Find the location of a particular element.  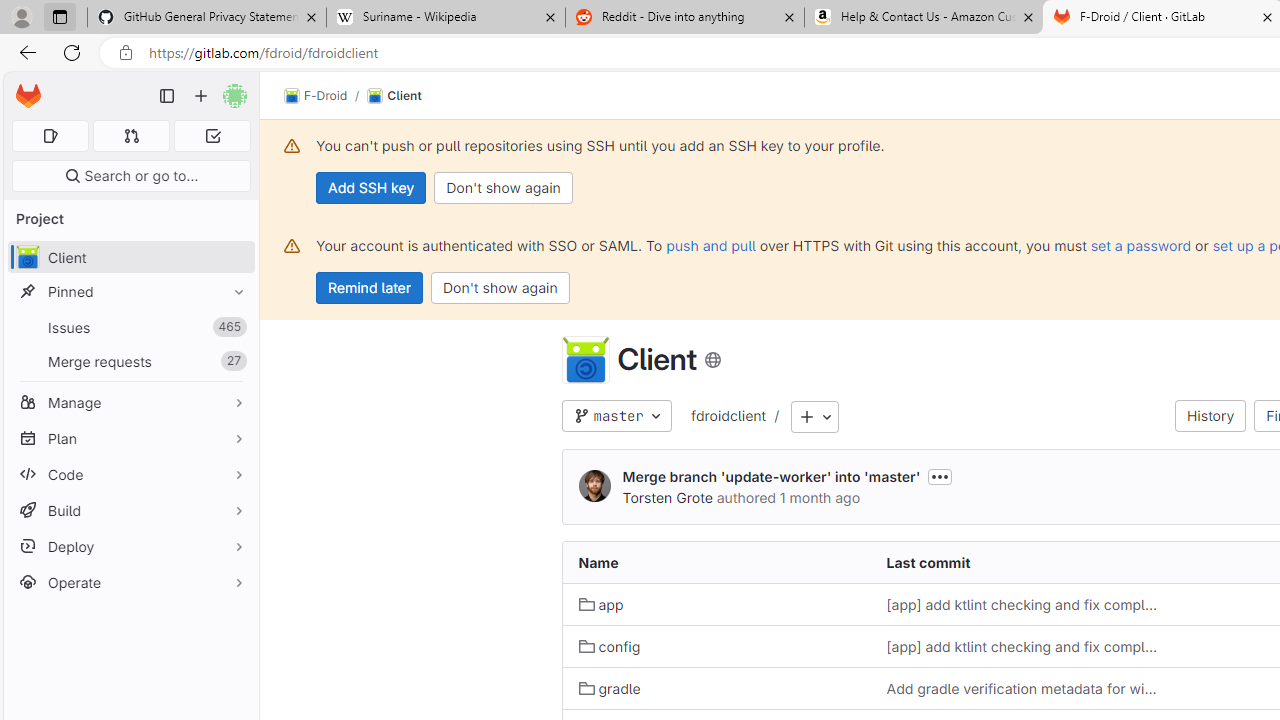

'GitHub General Privacy Statement - GitHub Docs' is located at coordinates (207, 17).